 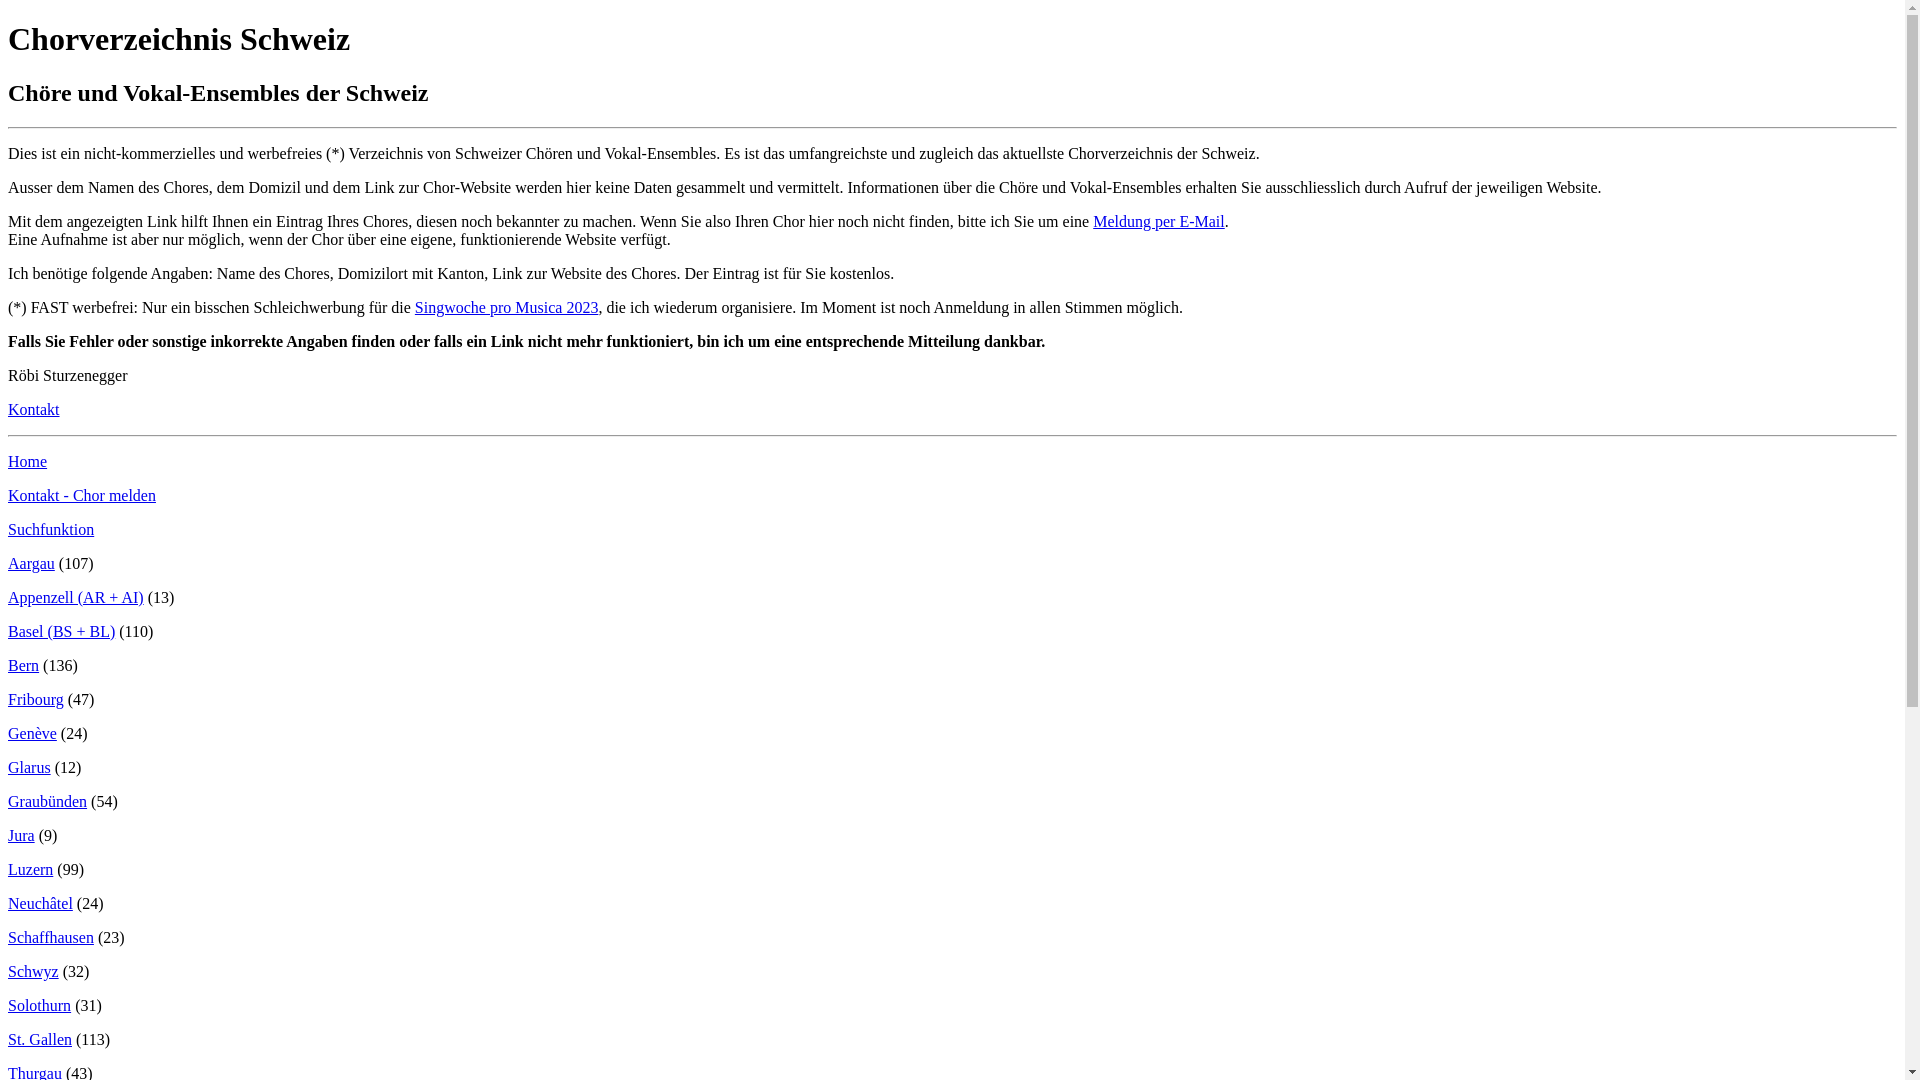 What do you see at coordinates (29, 766) in the screenshot?
I see `'Glarus'` at bounding box center [29, 766].